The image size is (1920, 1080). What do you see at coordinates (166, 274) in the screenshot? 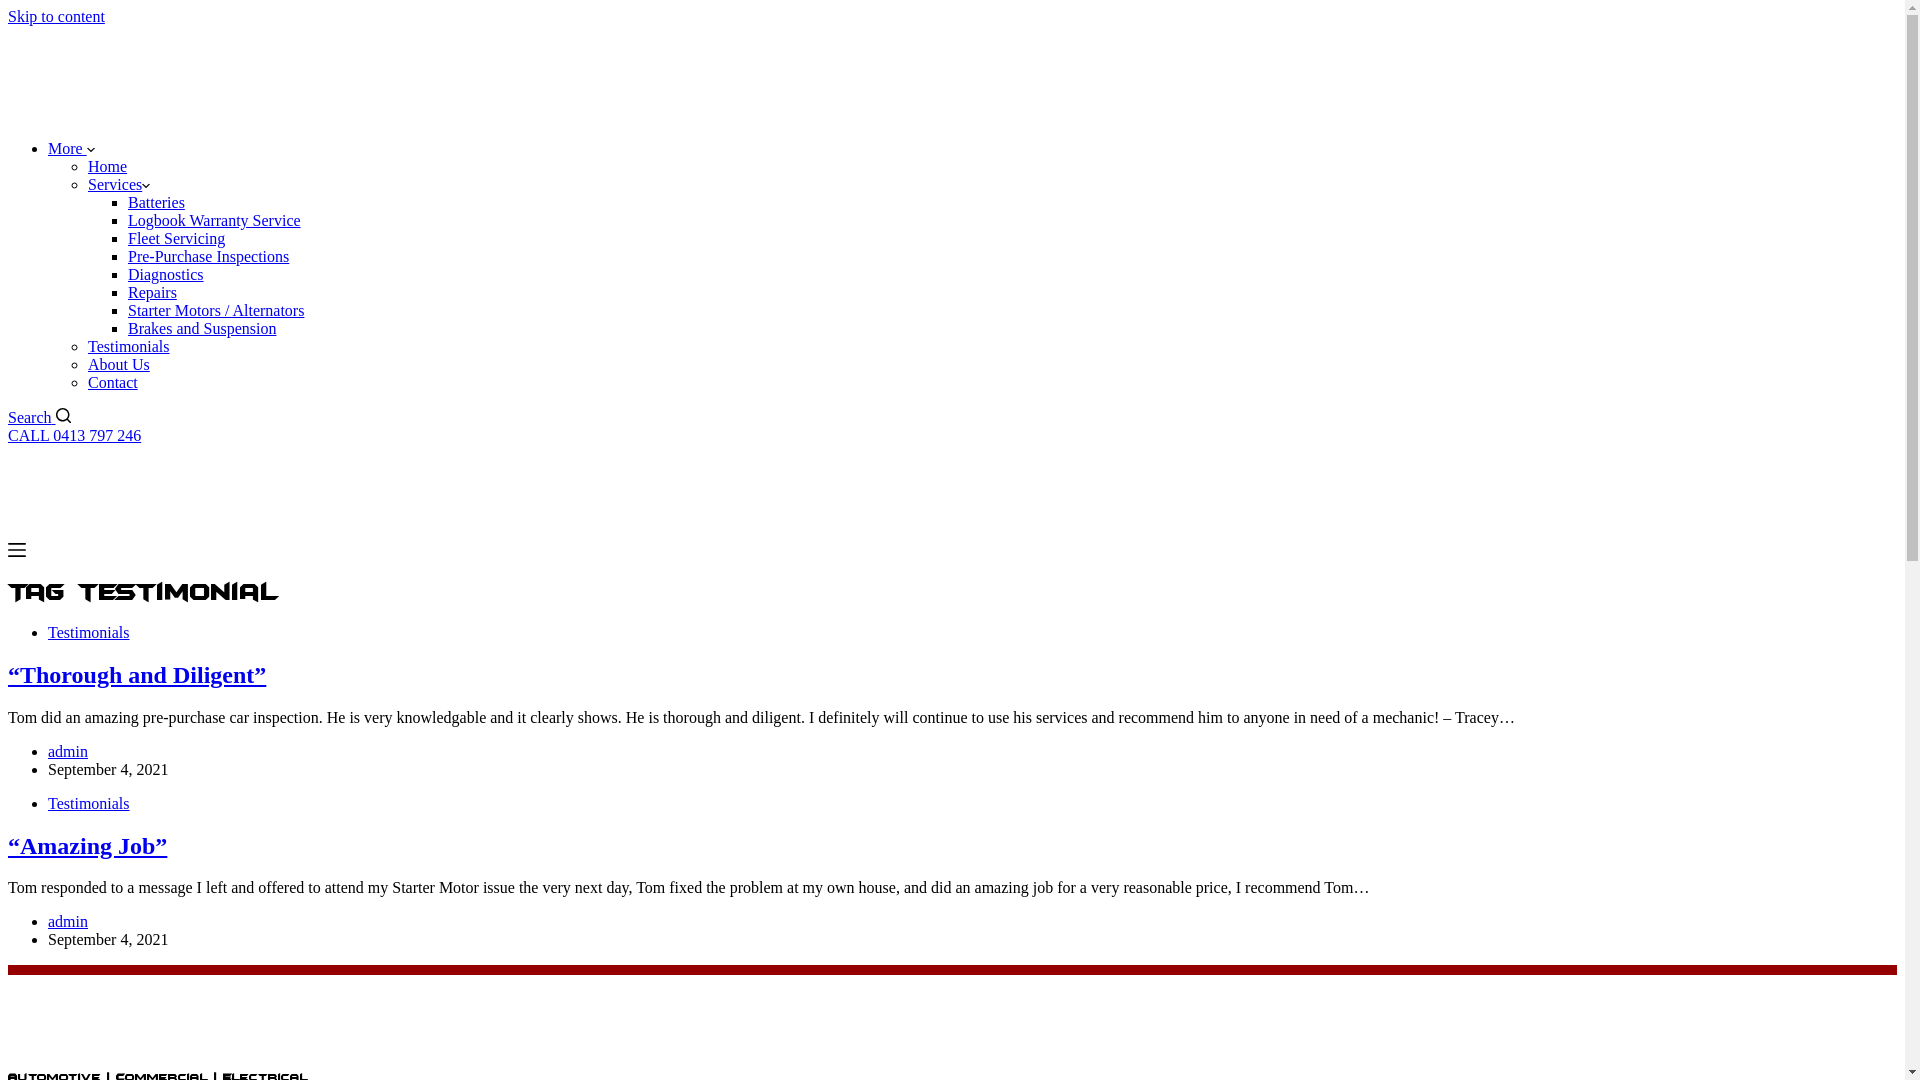
I see `'Diagnostics'` at bounding box center [166, 274].